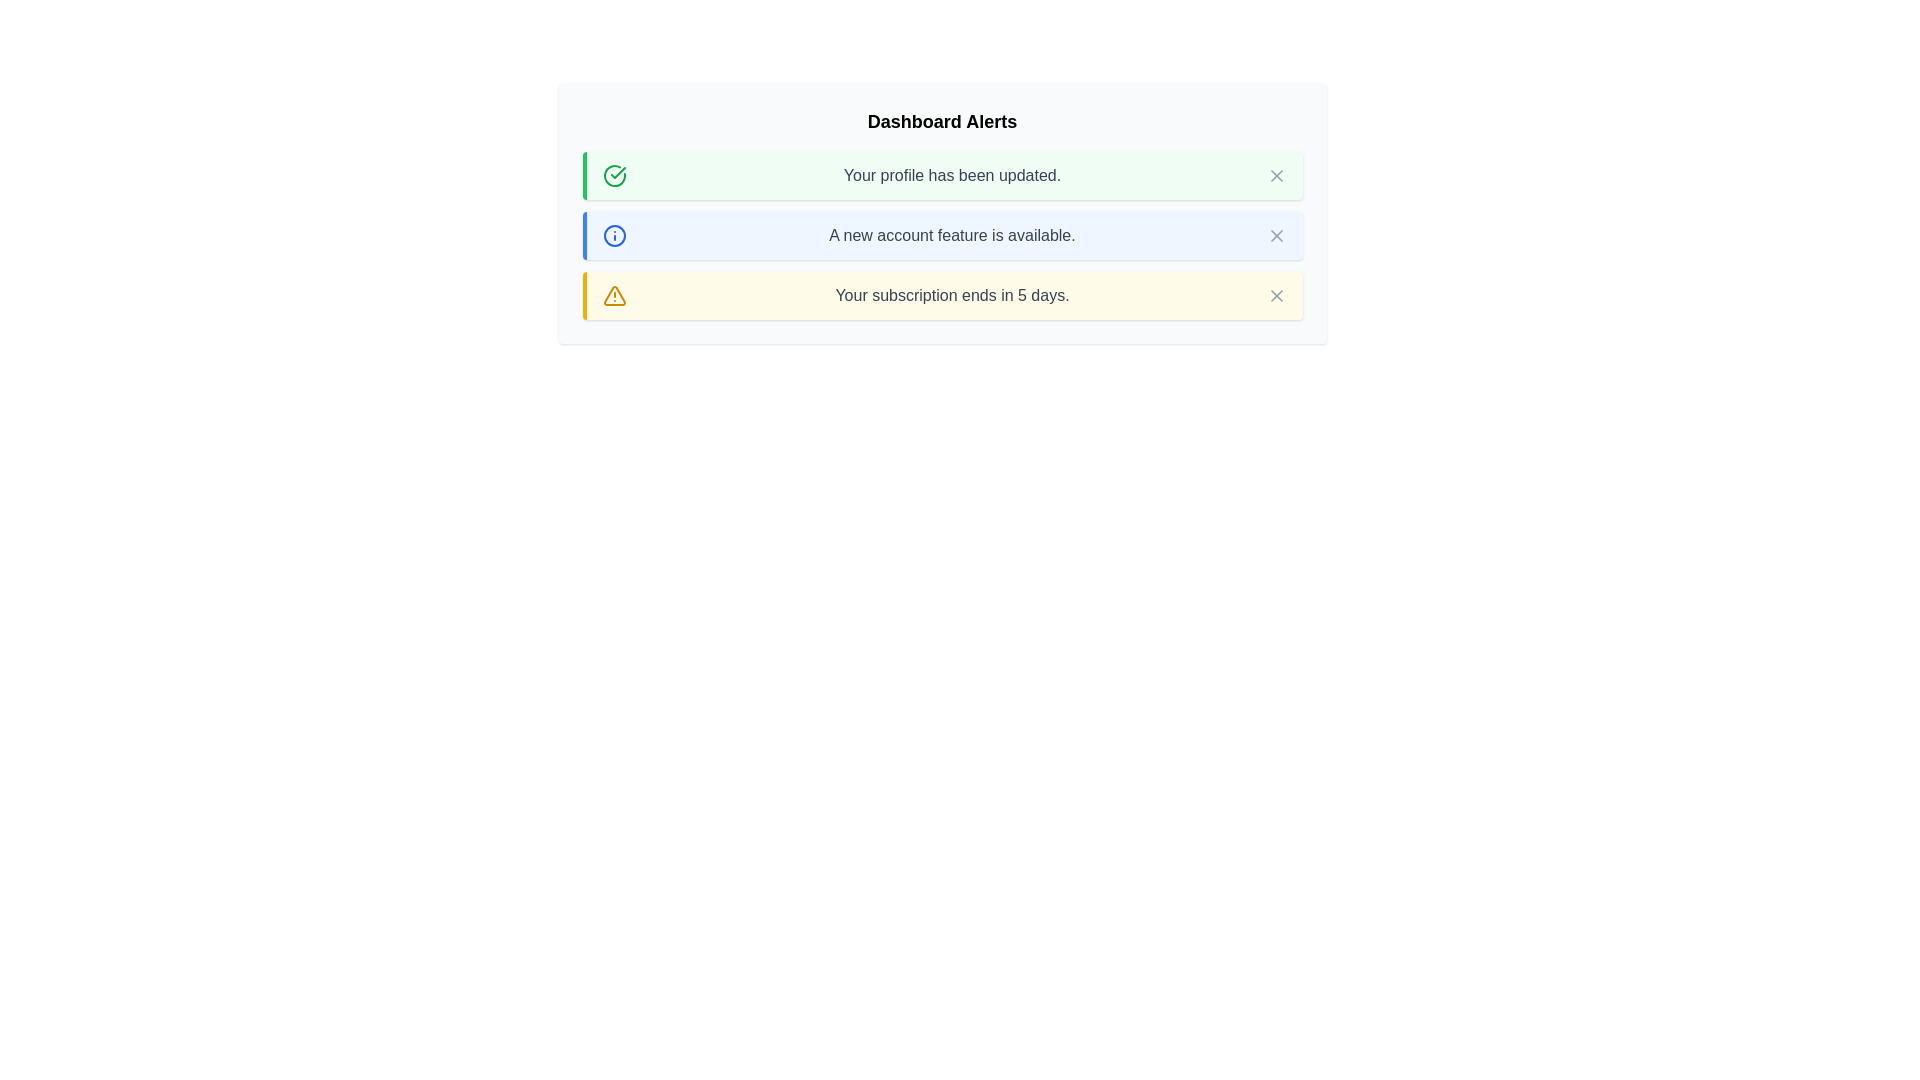  I want to click on the alert icon located to the left of the notification message stating 'Your subscription ends in 5 days.', so click(613, 296).